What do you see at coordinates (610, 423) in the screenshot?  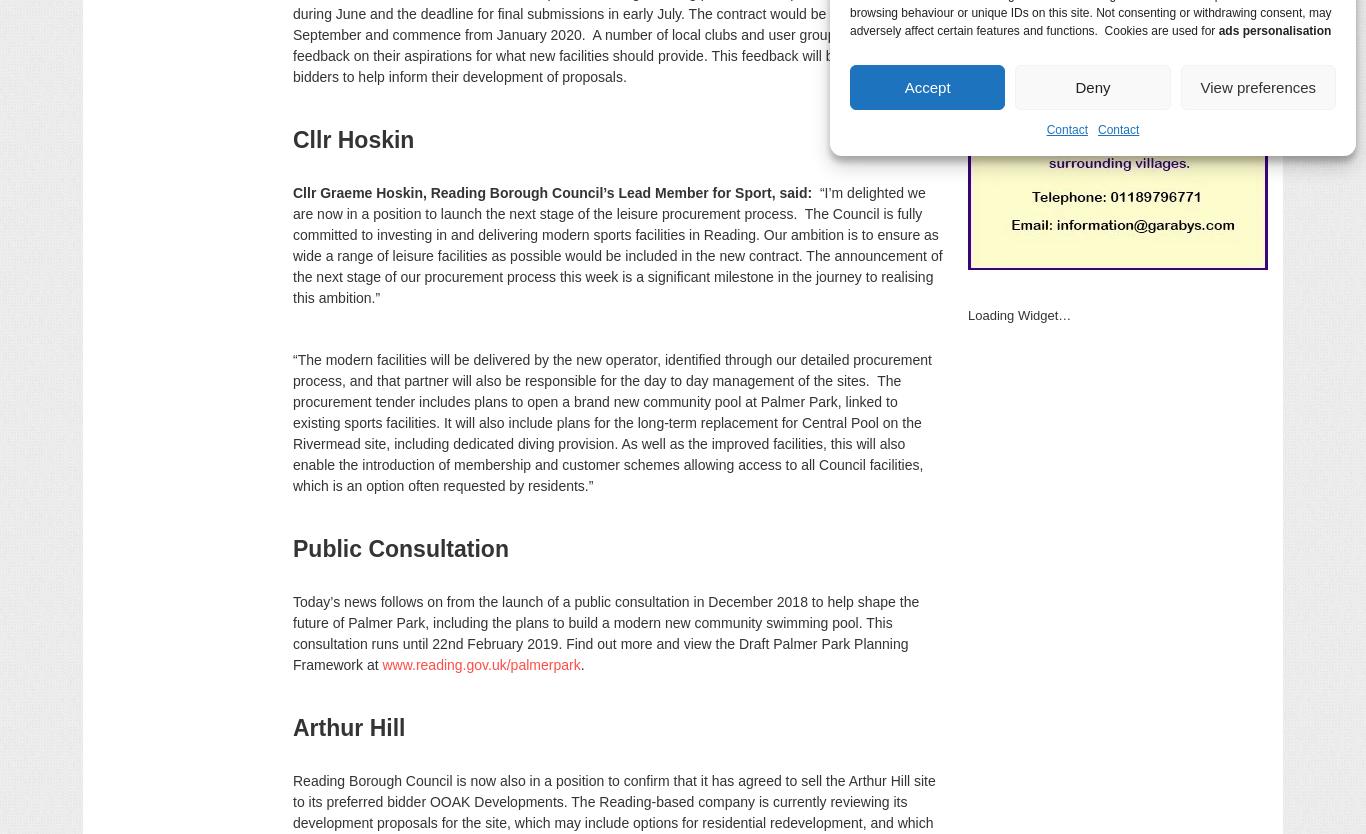 I see `'“The modern facilities will be delivered by the new operator, identified through our detailed procurement process, and that partner will also be responsible for the day to day management of the sites.  The procurement tender includes plans to open a brand new community pool at Palmer Park, linked to existing sports facilities. It will also include plans for the long-term replacement for Central Pool on the Rivermead site, including dedicated diving provision. As well as the improved facilities, this will also enable the introduction of membership and customer schemes allowing access to all Council facilities, which is an option often requested by residents.”'` at bounding box center [610, 423].